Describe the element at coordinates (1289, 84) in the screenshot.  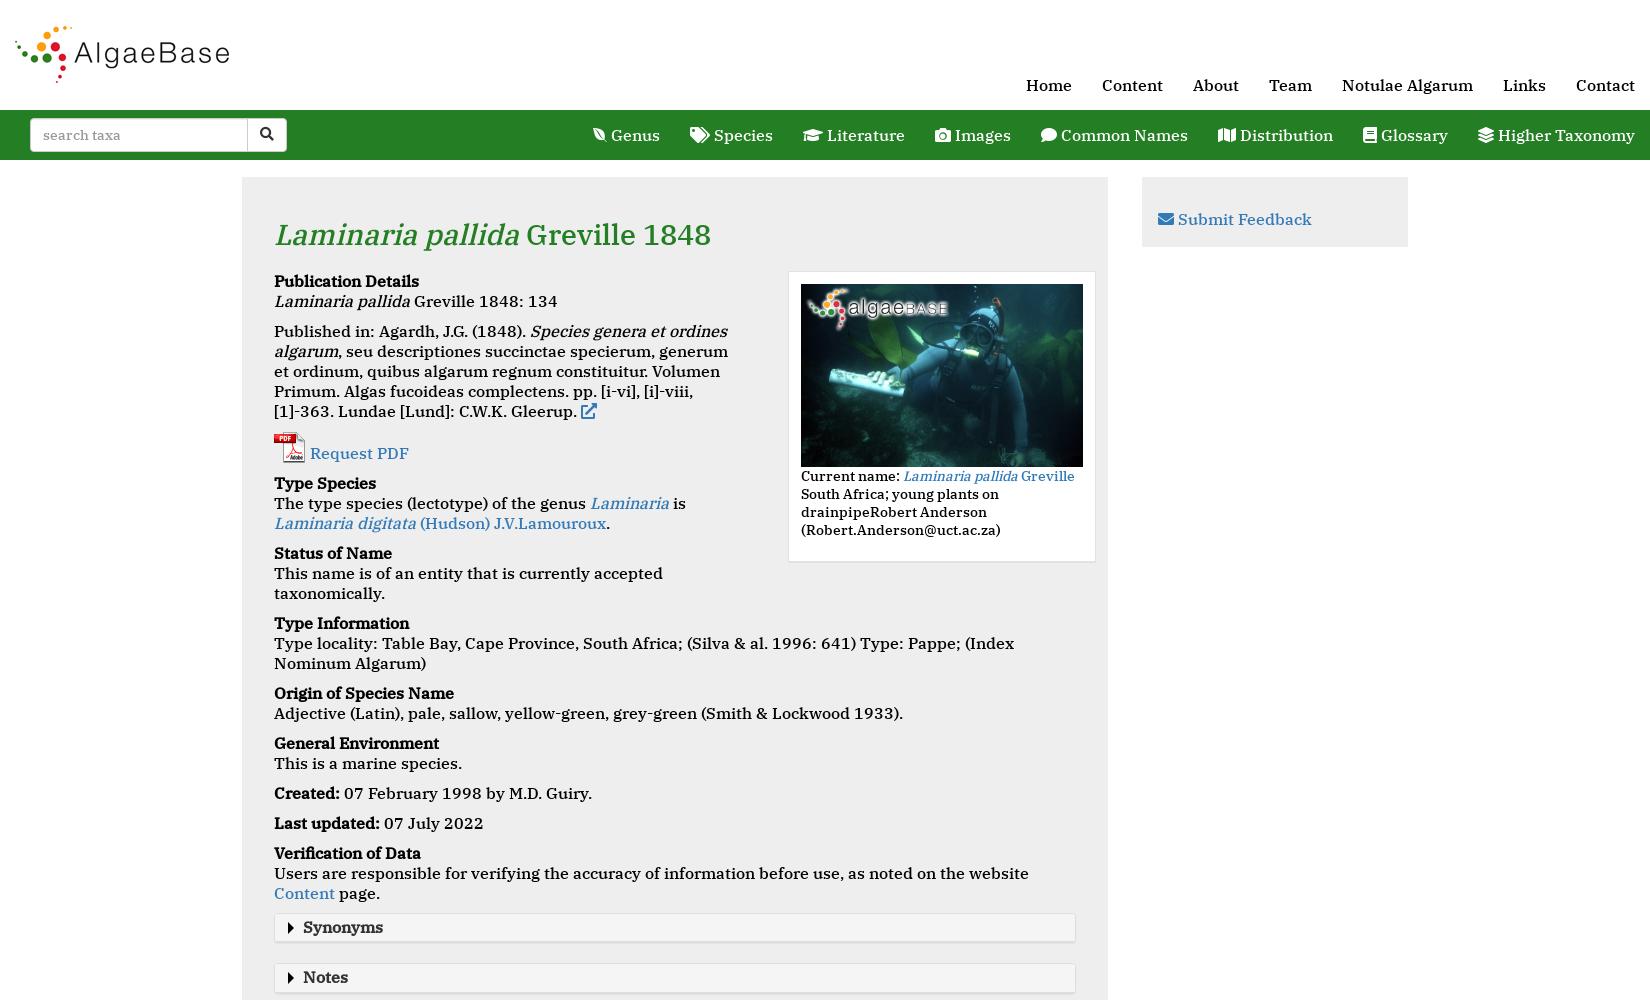
I see `'Team'` at that location.